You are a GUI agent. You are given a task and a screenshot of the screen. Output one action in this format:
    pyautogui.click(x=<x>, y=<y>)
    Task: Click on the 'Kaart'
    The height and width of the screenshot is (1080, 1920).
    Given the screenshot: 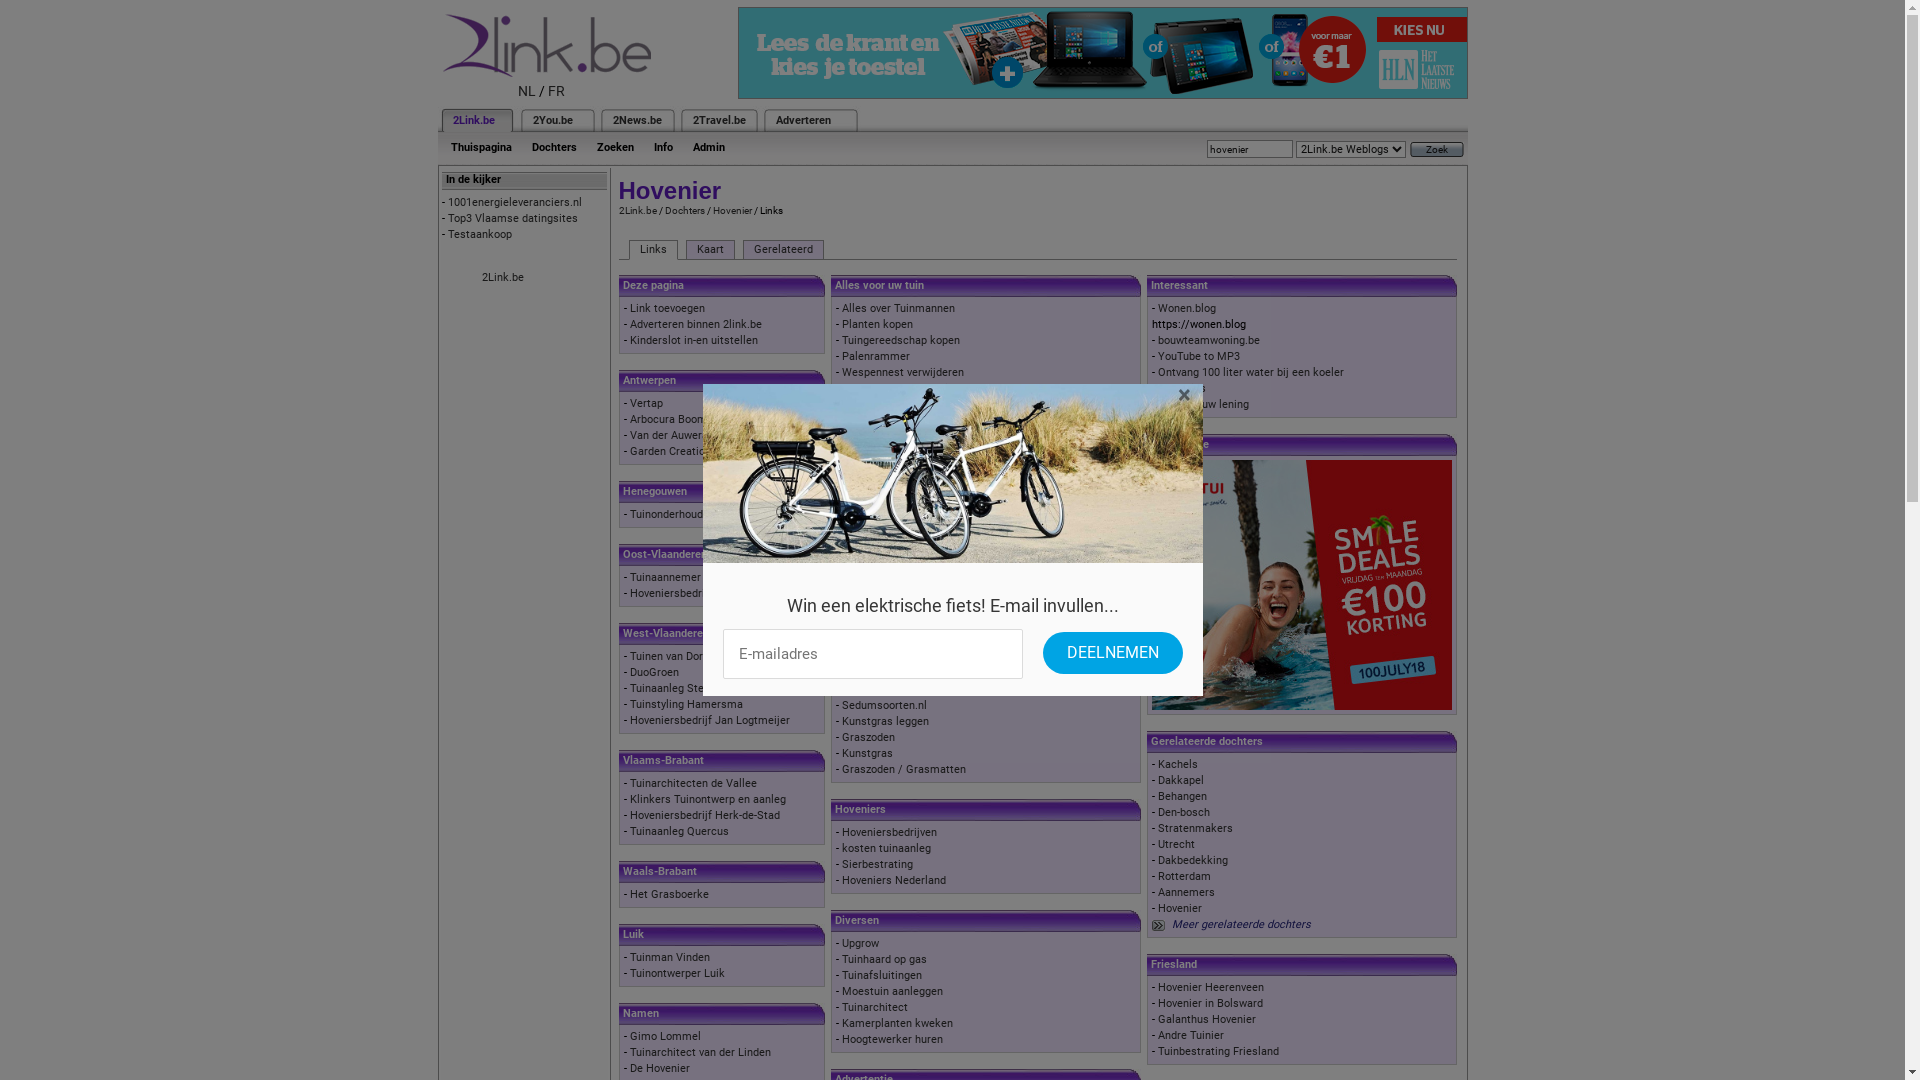 What is the action you would take?
    pyautogui.click(x=710, y=249)
    